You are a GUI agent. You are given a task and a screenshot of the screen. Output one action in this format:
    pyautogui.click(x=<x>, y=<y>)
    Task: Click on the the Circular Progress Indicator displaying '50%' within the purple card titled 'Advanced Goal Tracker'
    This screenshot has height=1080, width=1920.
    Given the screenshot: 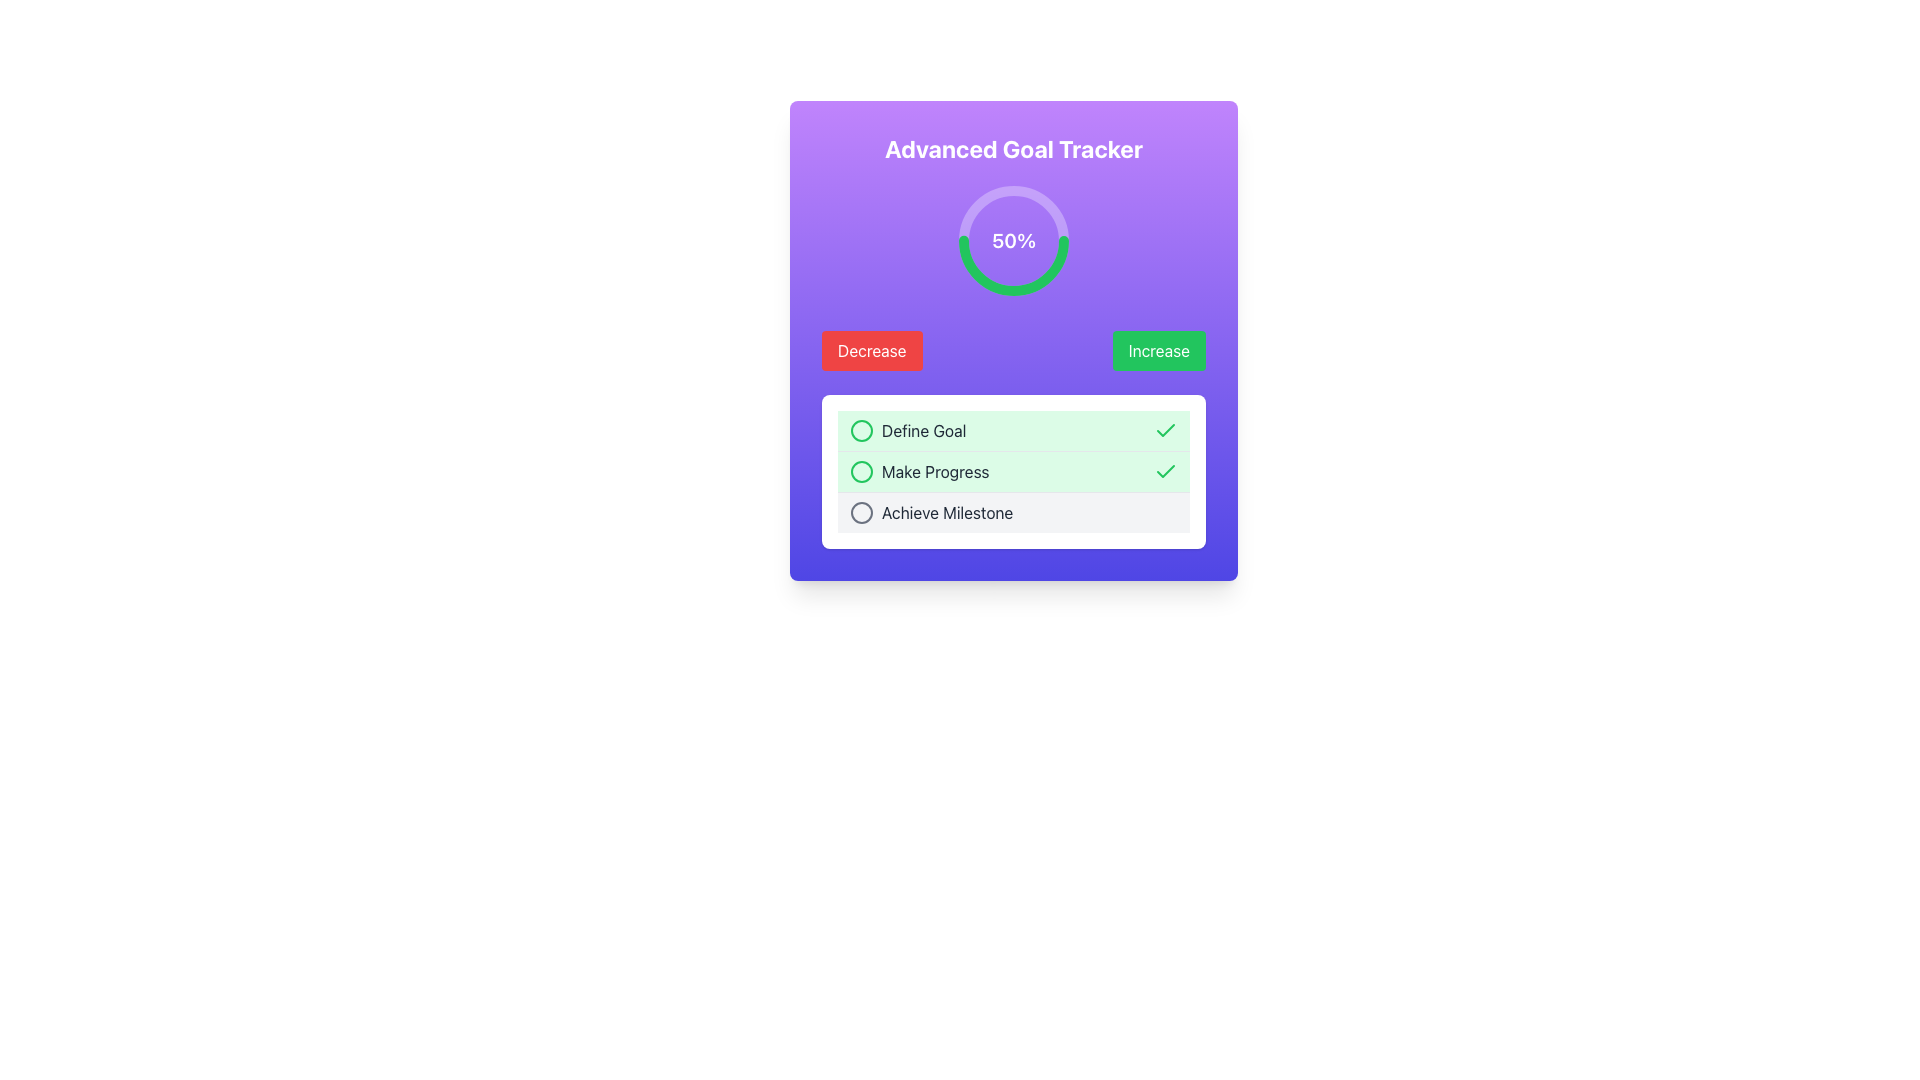 What is the action you would take?
    pyautogui.click(x=1013, y=239)
    